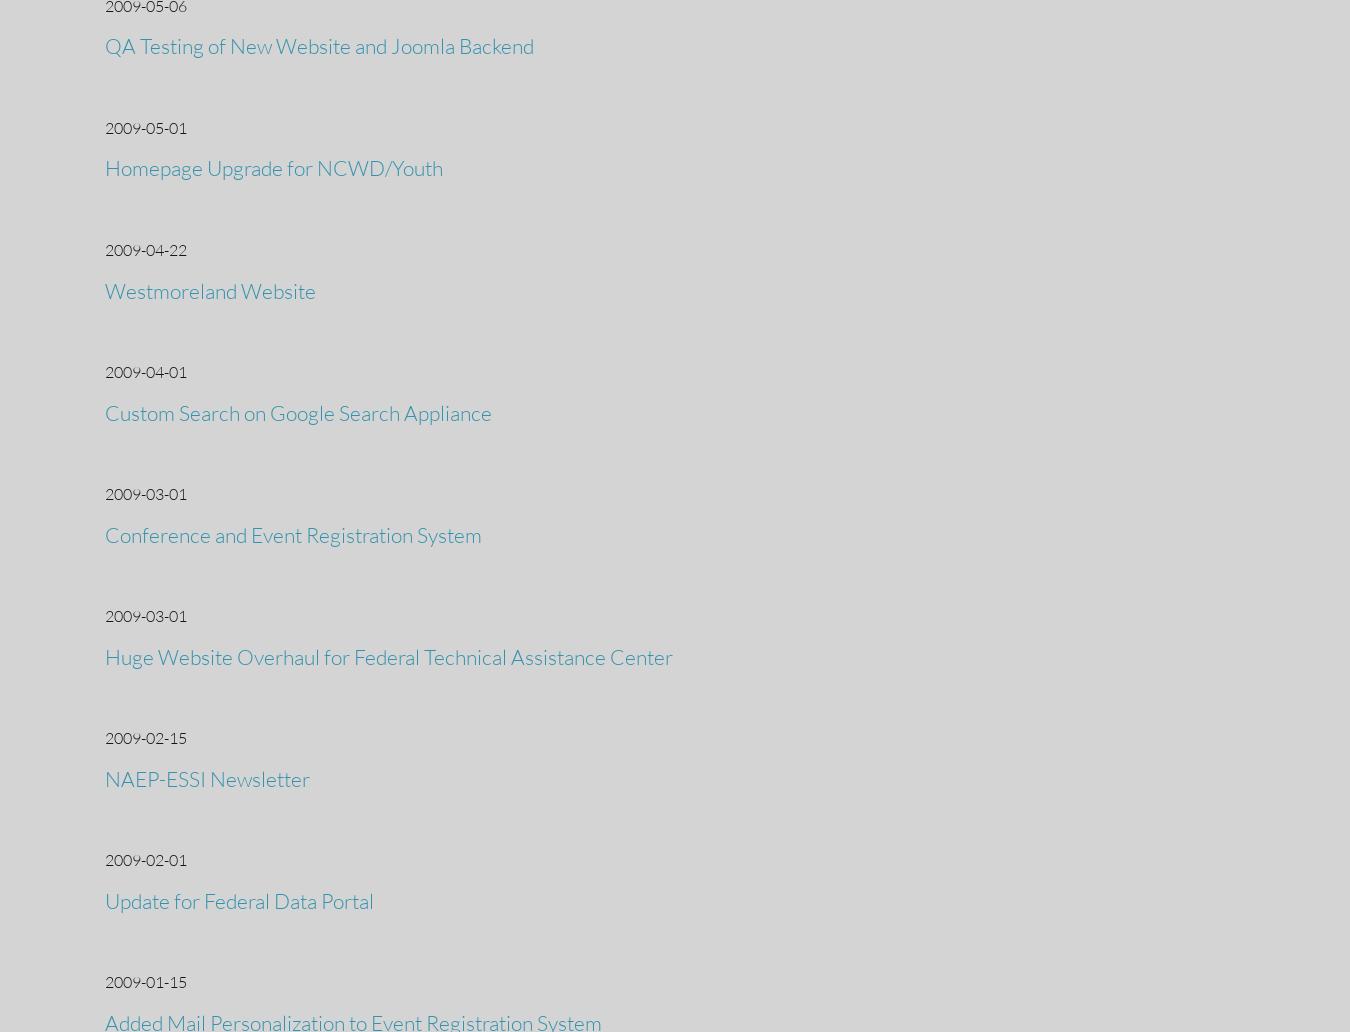 Image resolution: width=1350 pixels, height=1032 pixels. What do you see at coordinates (145, 248) in the screenshot?
I see `'2009-04-22'` at bounding box center [145, 248].